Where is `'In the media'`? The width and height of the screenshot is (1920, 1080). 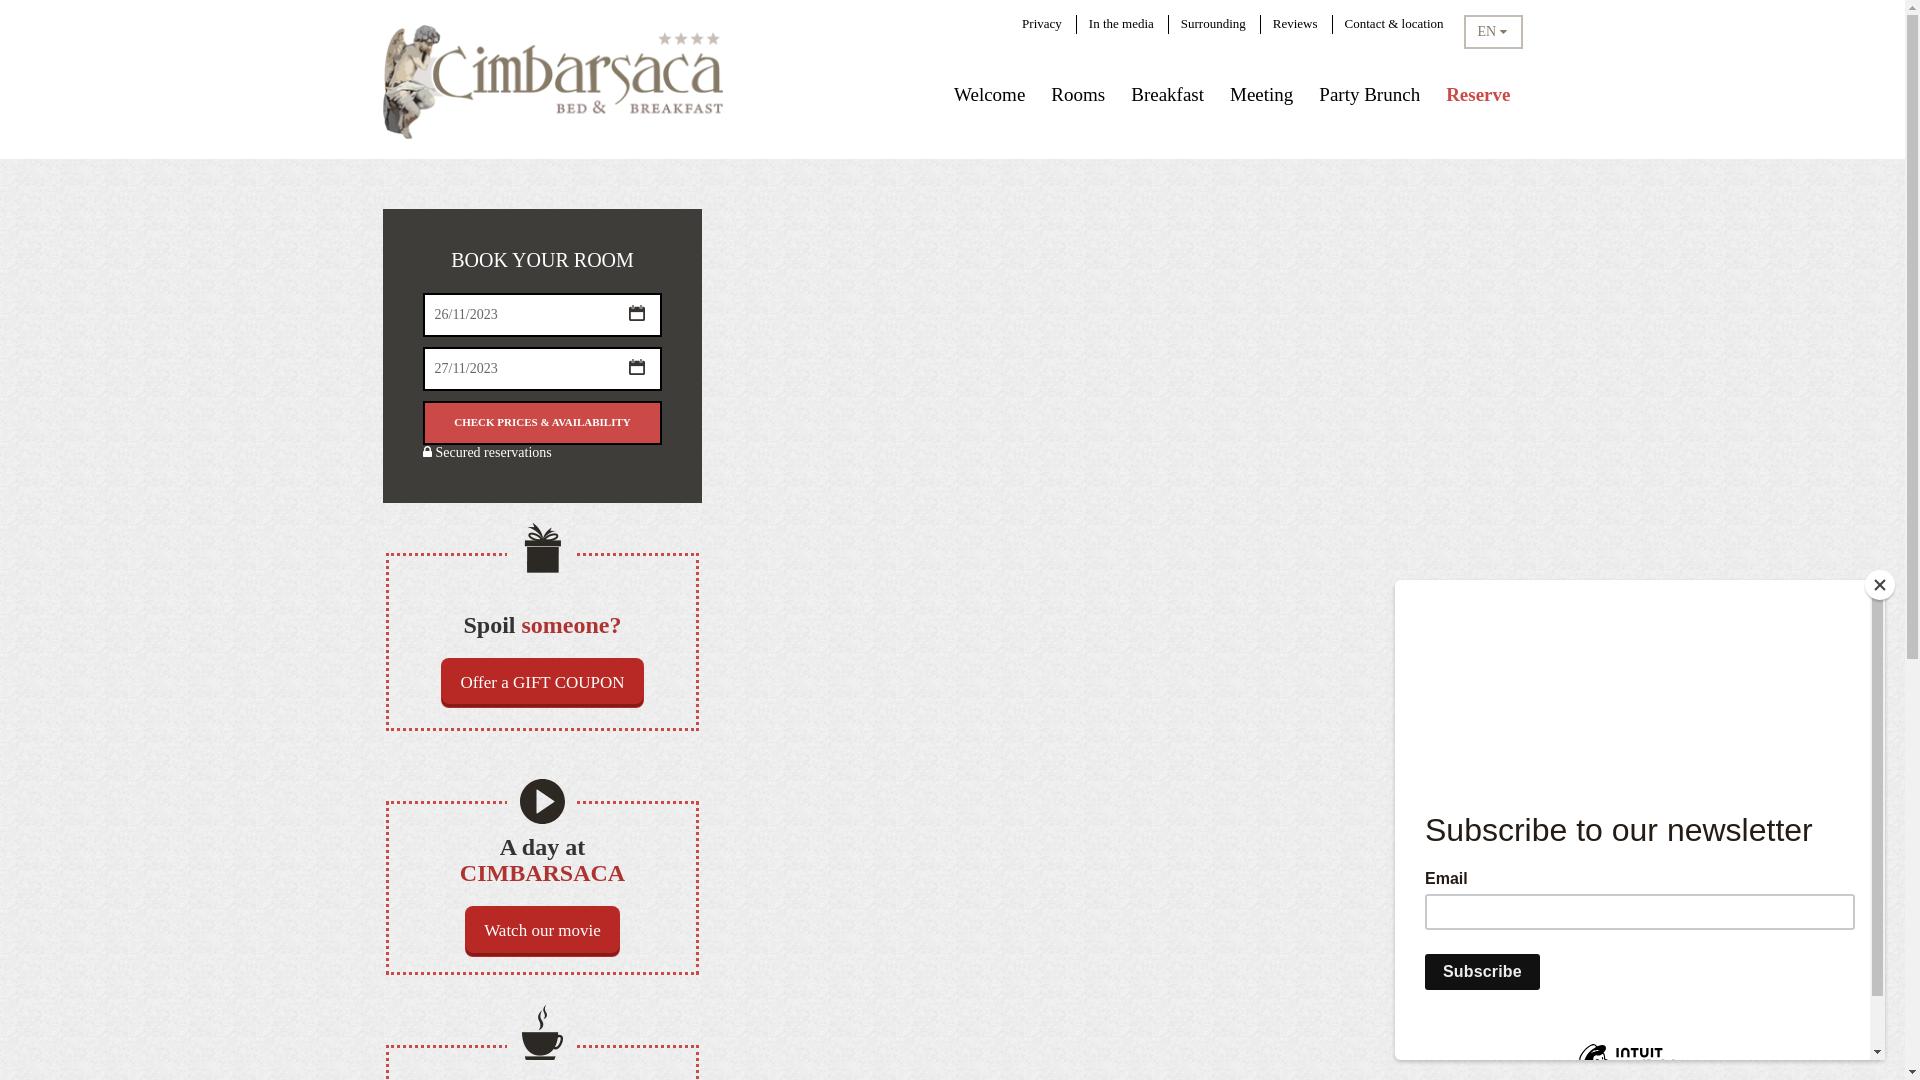 'In the media' is located at coordinates (1121, 24).